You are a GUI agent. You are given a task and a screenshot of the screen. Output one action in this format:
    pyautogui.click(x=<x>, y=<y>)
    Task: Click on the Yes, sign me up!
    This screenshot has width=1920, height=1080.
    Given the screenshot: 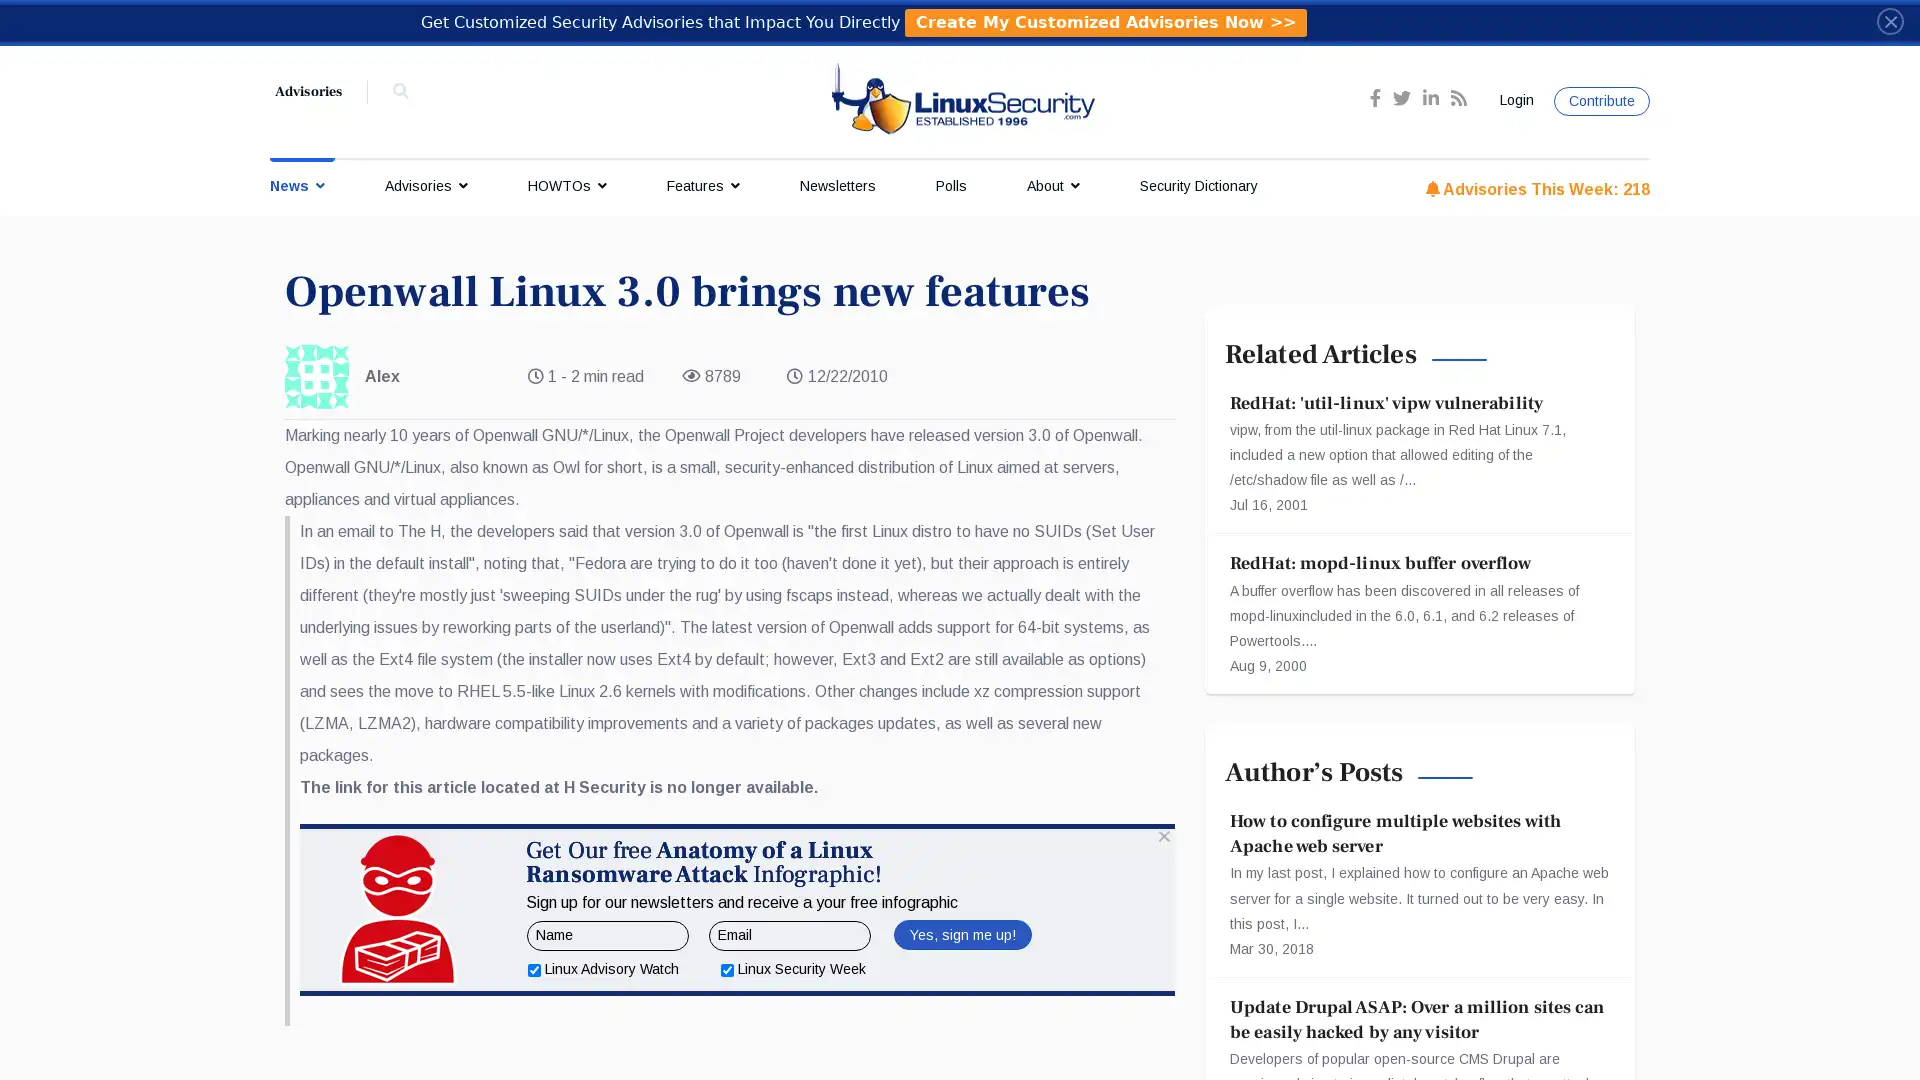 What is the action you would take?
    pyautogui.click(x=961, y=1033)
    